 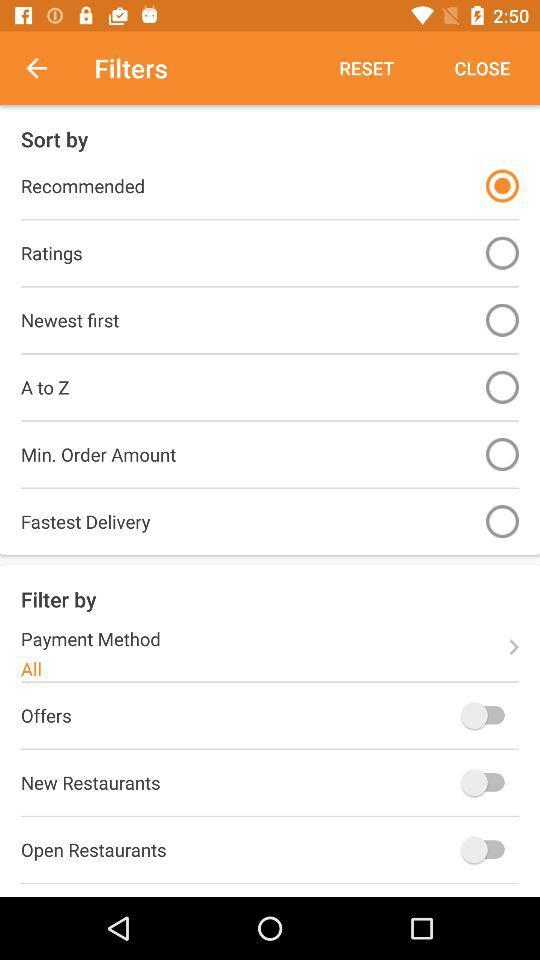 I want to click on ratings, so click(x=501, y=252).